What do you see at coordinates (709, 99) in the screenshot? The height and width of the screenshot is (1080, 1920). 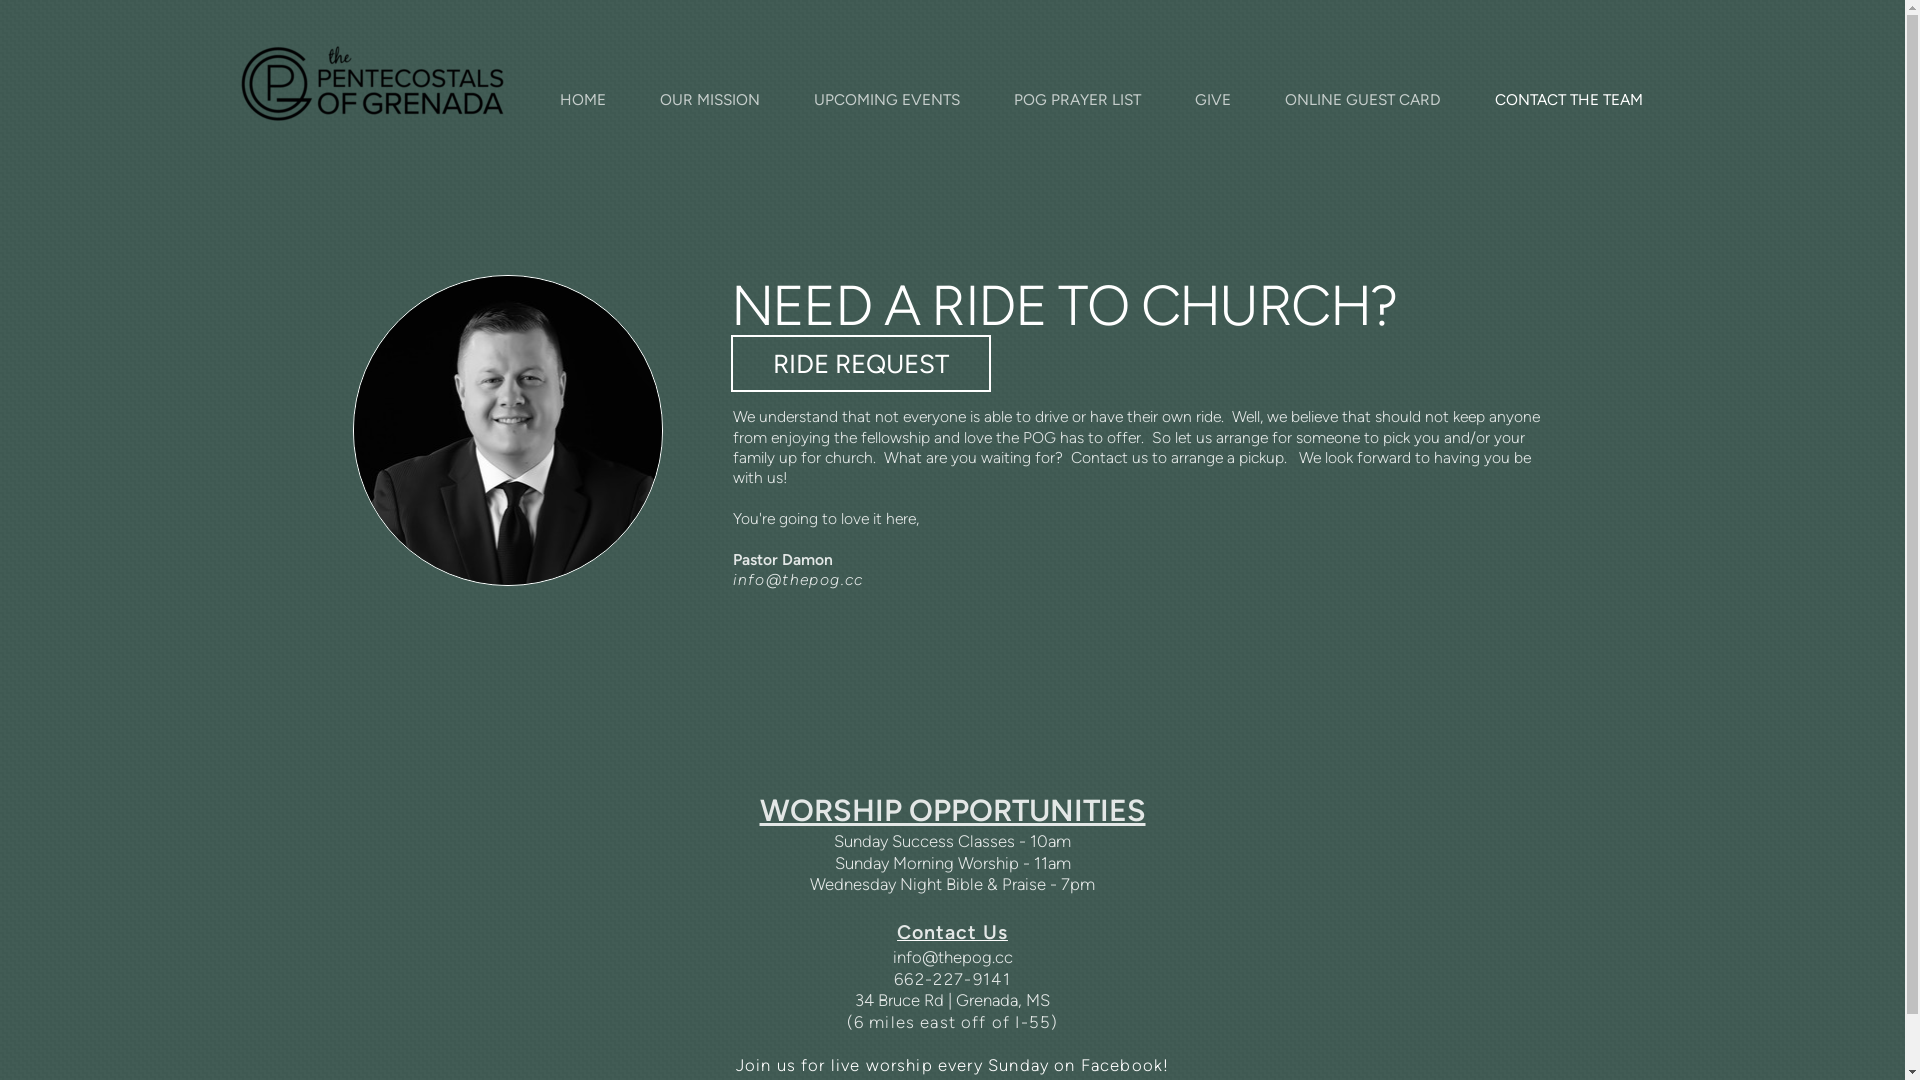 I see `'OUR MISSION'` at bounding box center [709, 99].